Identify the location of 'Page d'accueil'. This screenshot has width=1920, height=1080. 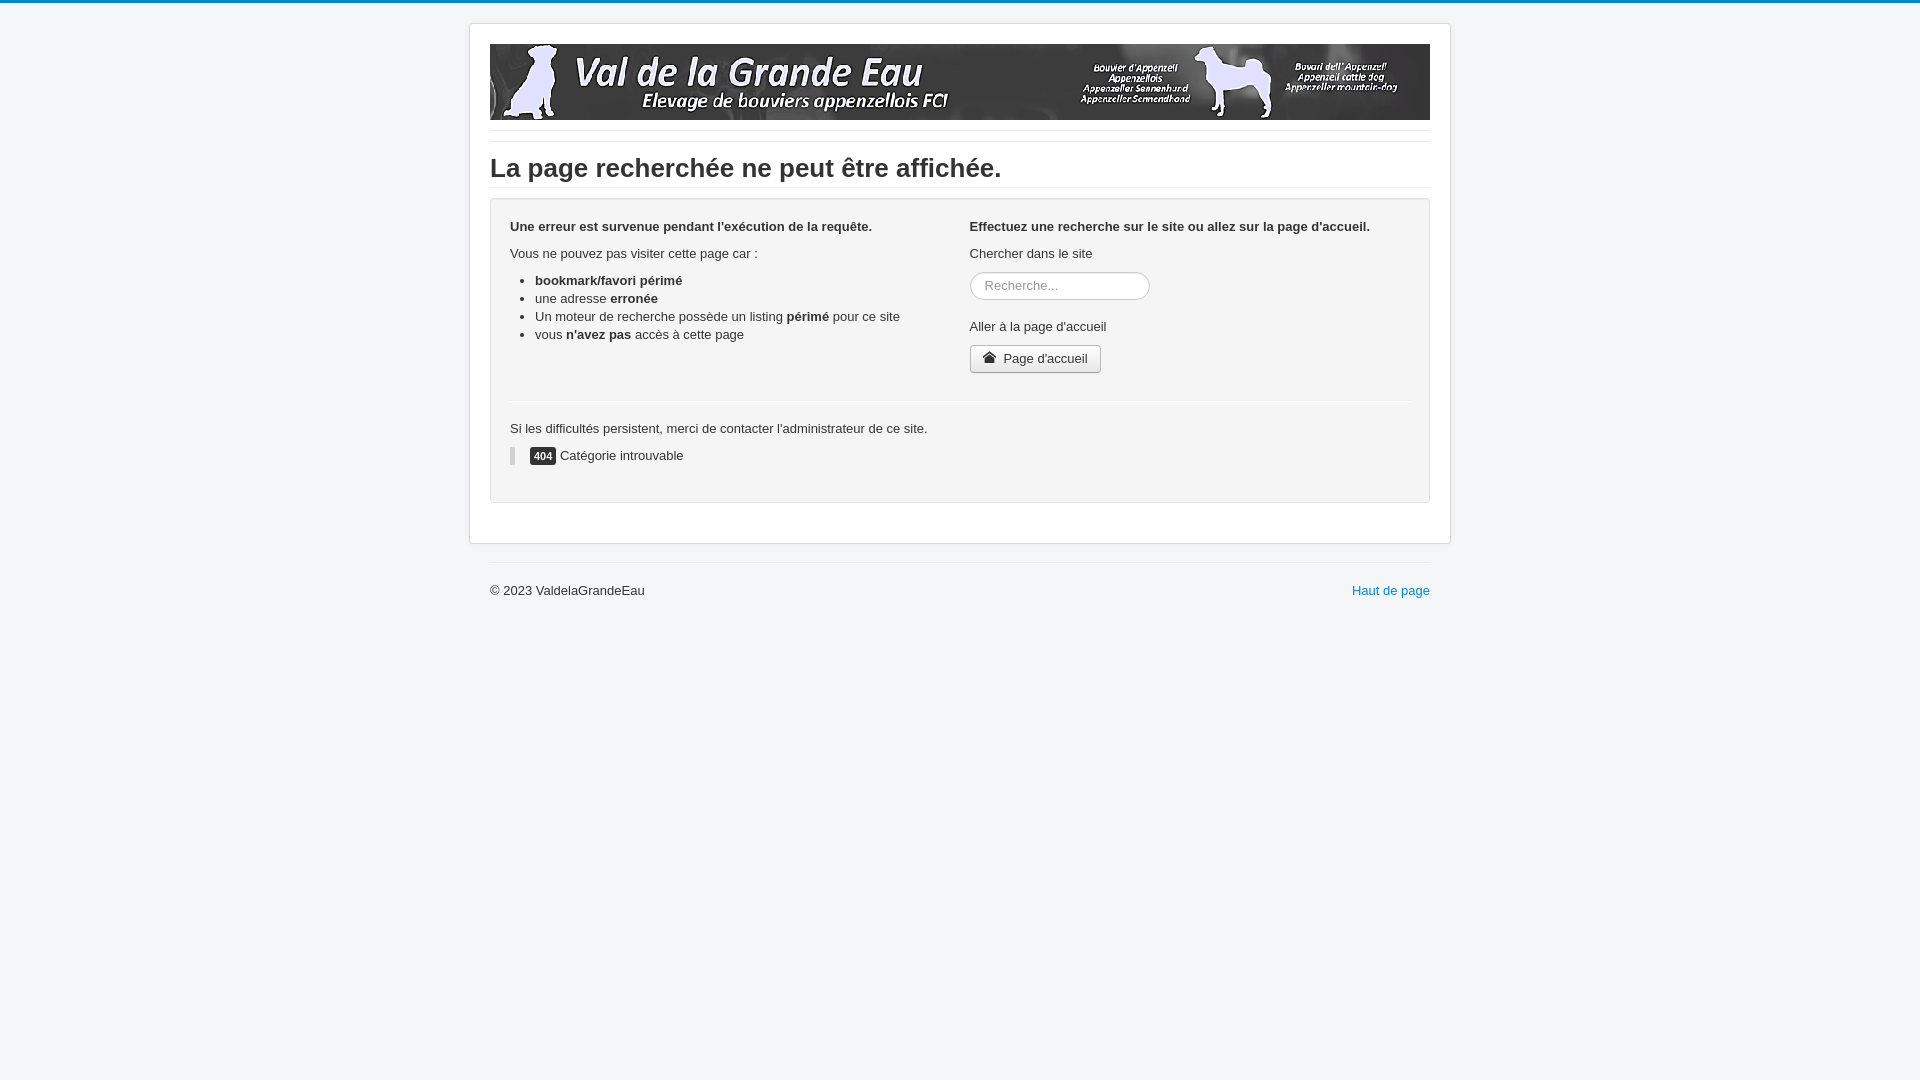
(1035, 357).